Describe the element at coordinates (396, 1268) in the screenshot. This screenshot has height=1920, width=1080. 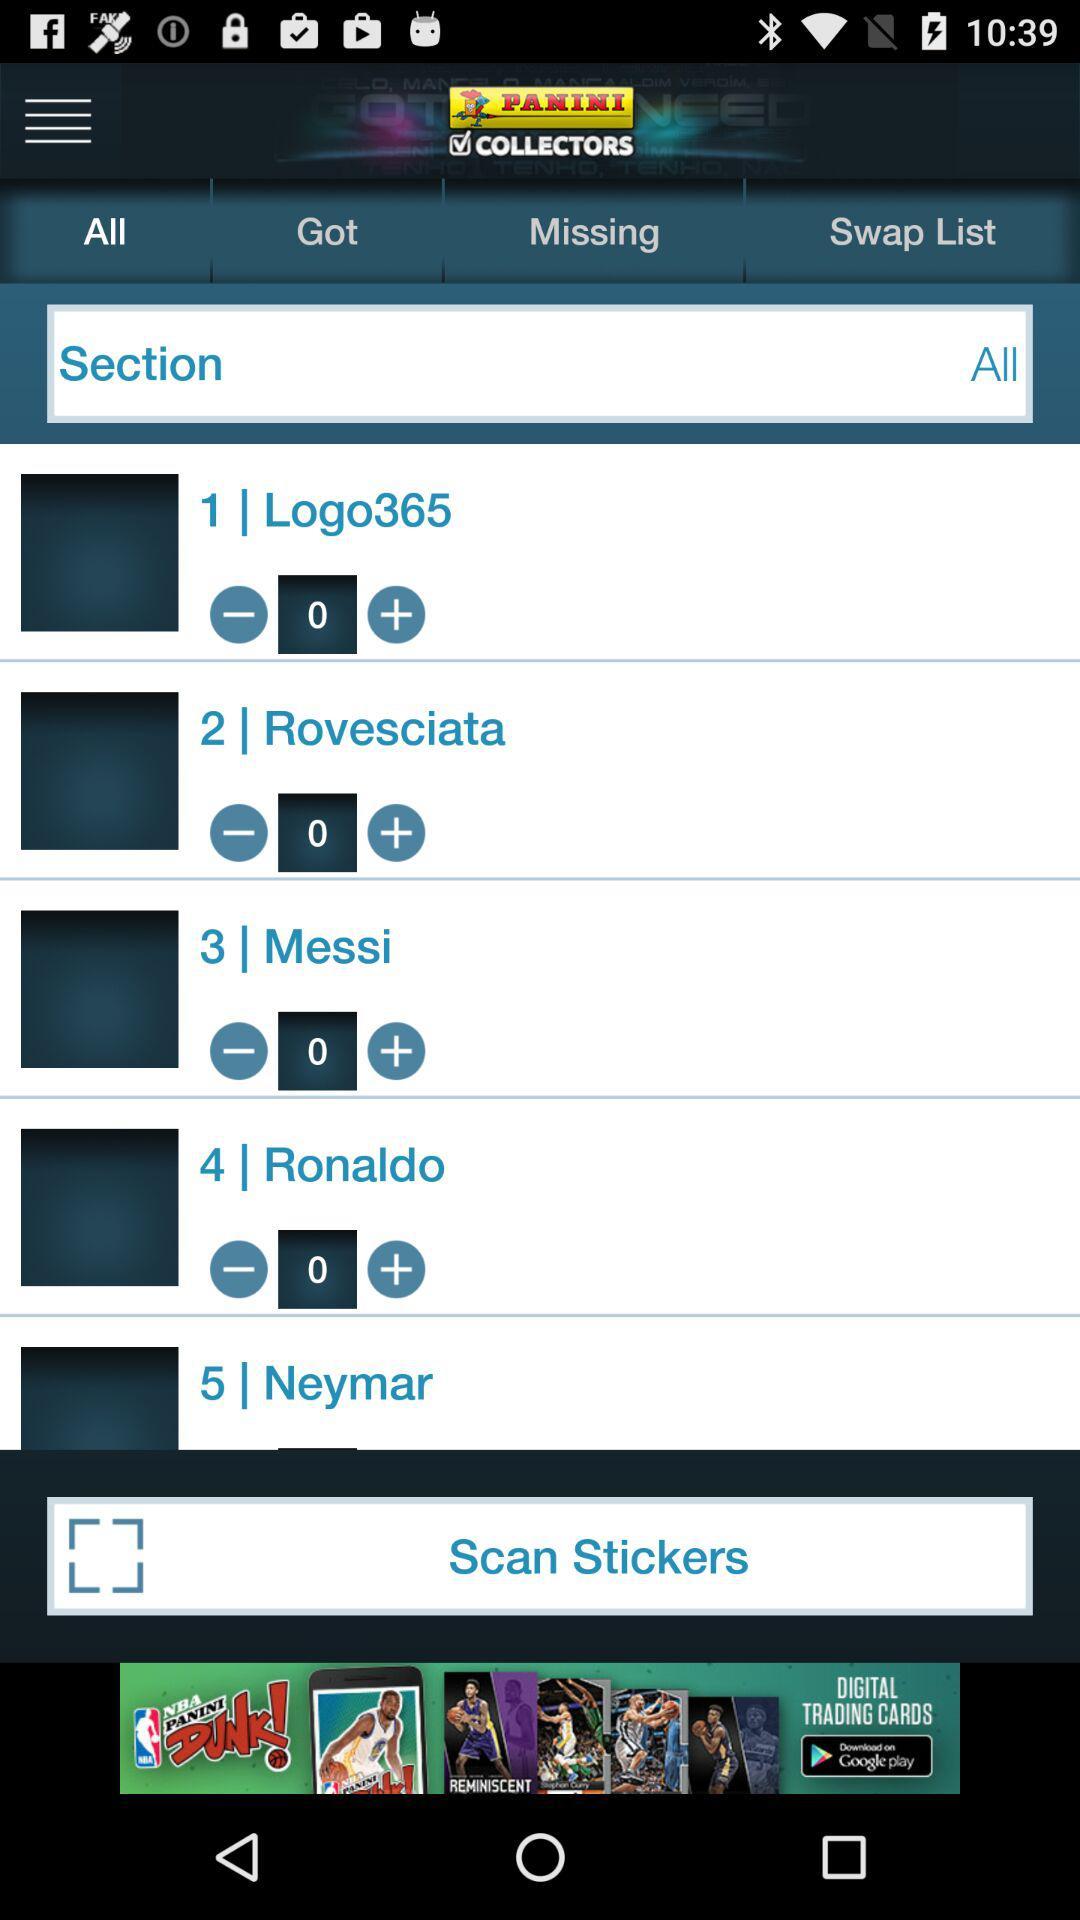
I see `increase number` at that location.